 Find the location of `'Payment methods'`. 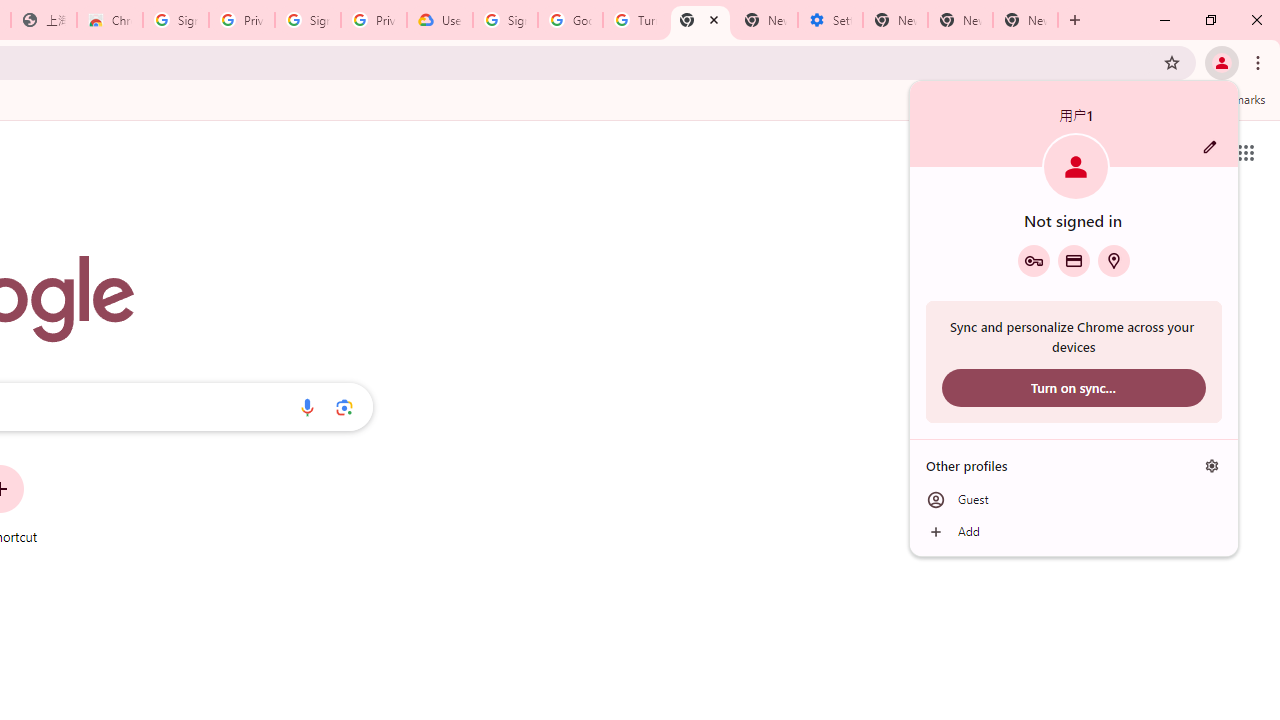

'Payment methods' is located at coordinates (1073, 260).